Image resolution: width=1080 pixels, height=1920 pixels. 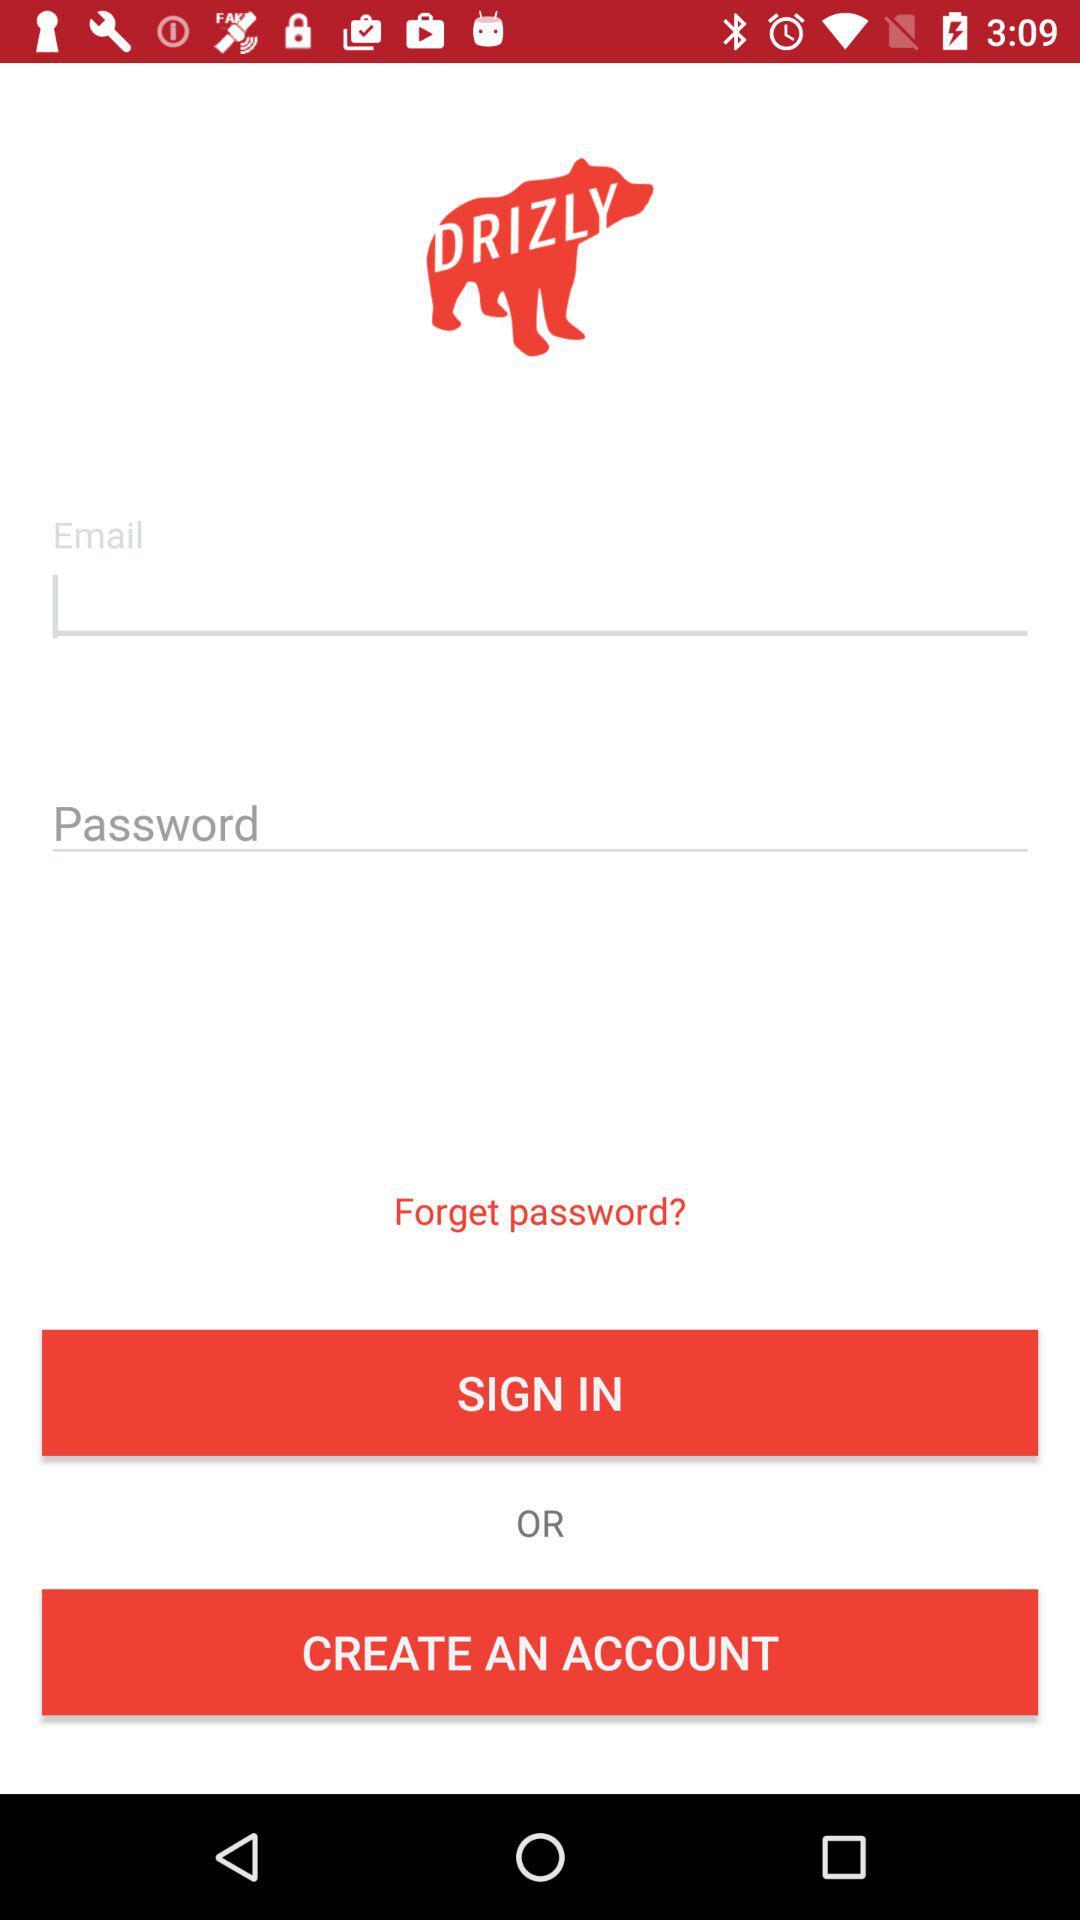 I want to click on field to insert email, so click(x=540, y=600).